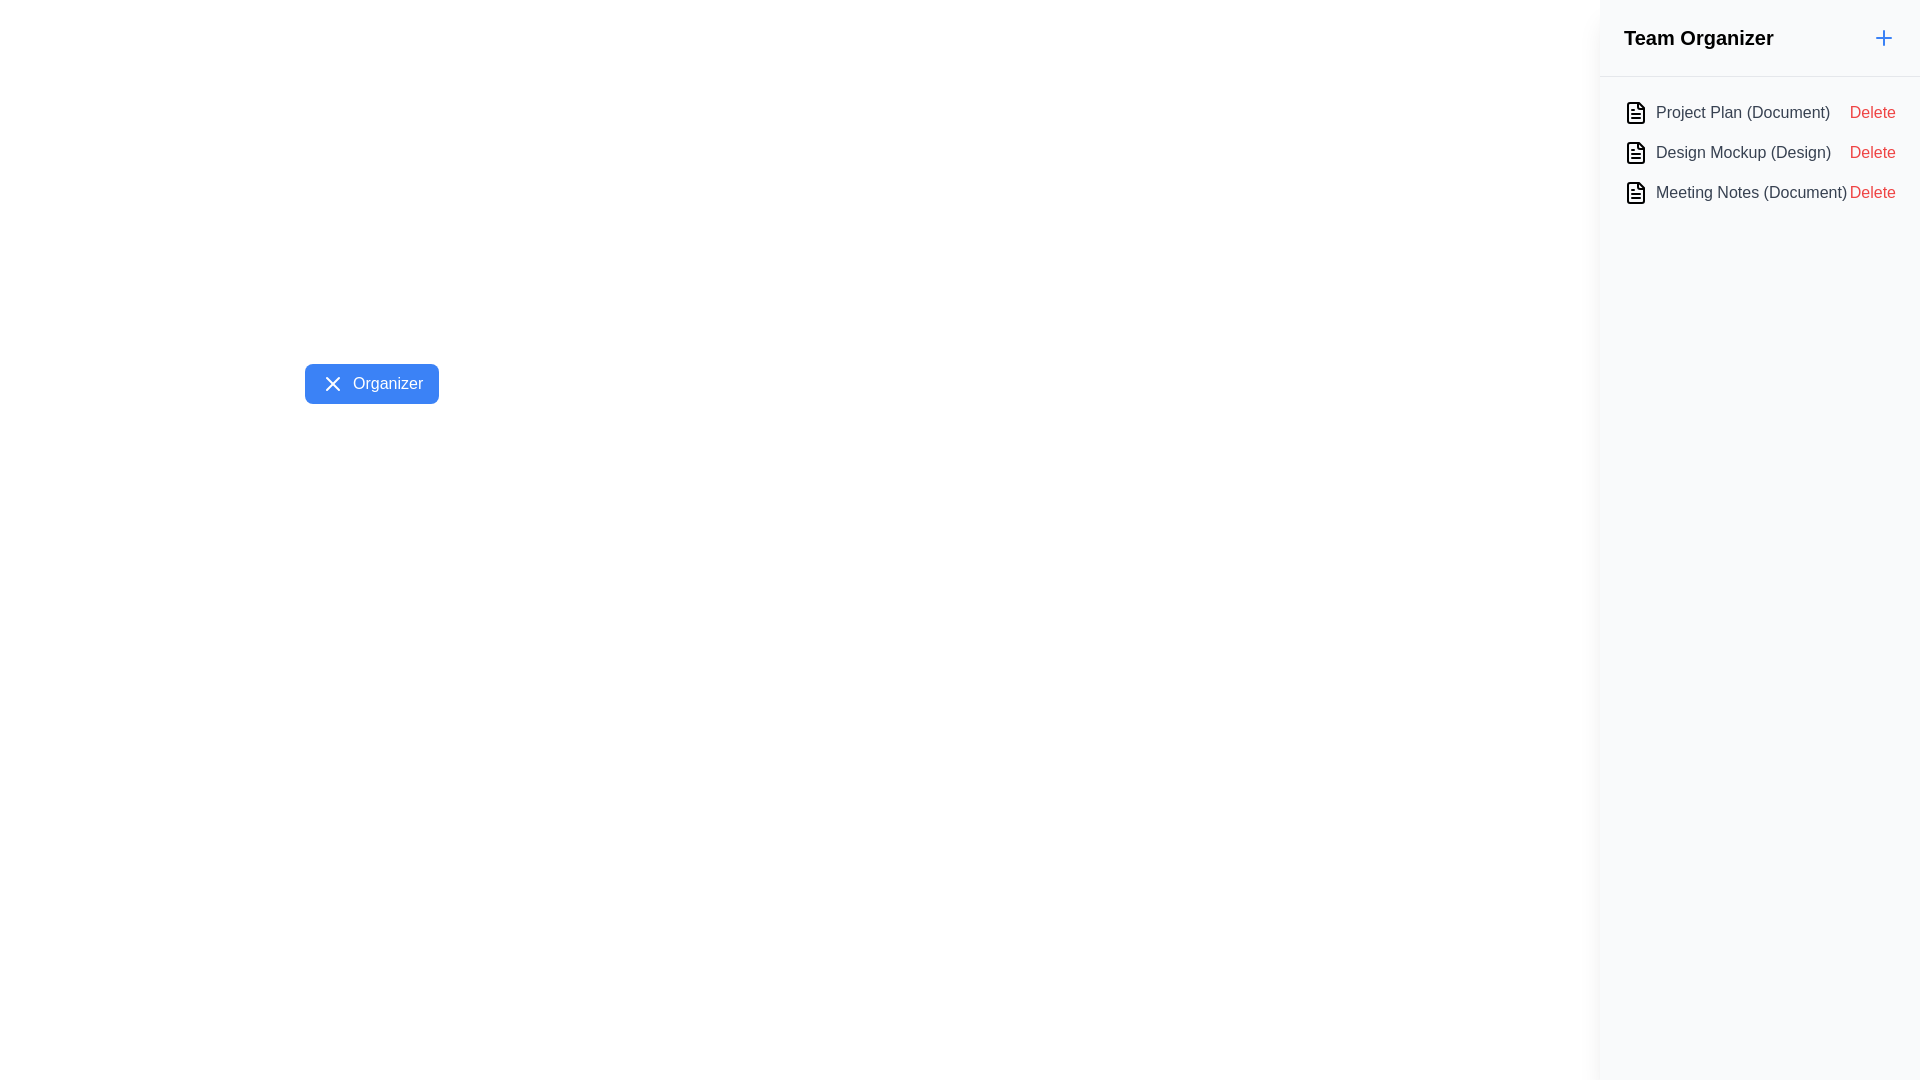 Image resolution: width=1920 pixels, height=1080 pixels. What do you see at coordinates (1742, 112) in the screenshot?
I see `the text label providing information about the 'Project Plan (Document)' located in the 'Team Organizer' section, positioned between a document icon and a 'Delete' button` at bounding box center [1742, 112].